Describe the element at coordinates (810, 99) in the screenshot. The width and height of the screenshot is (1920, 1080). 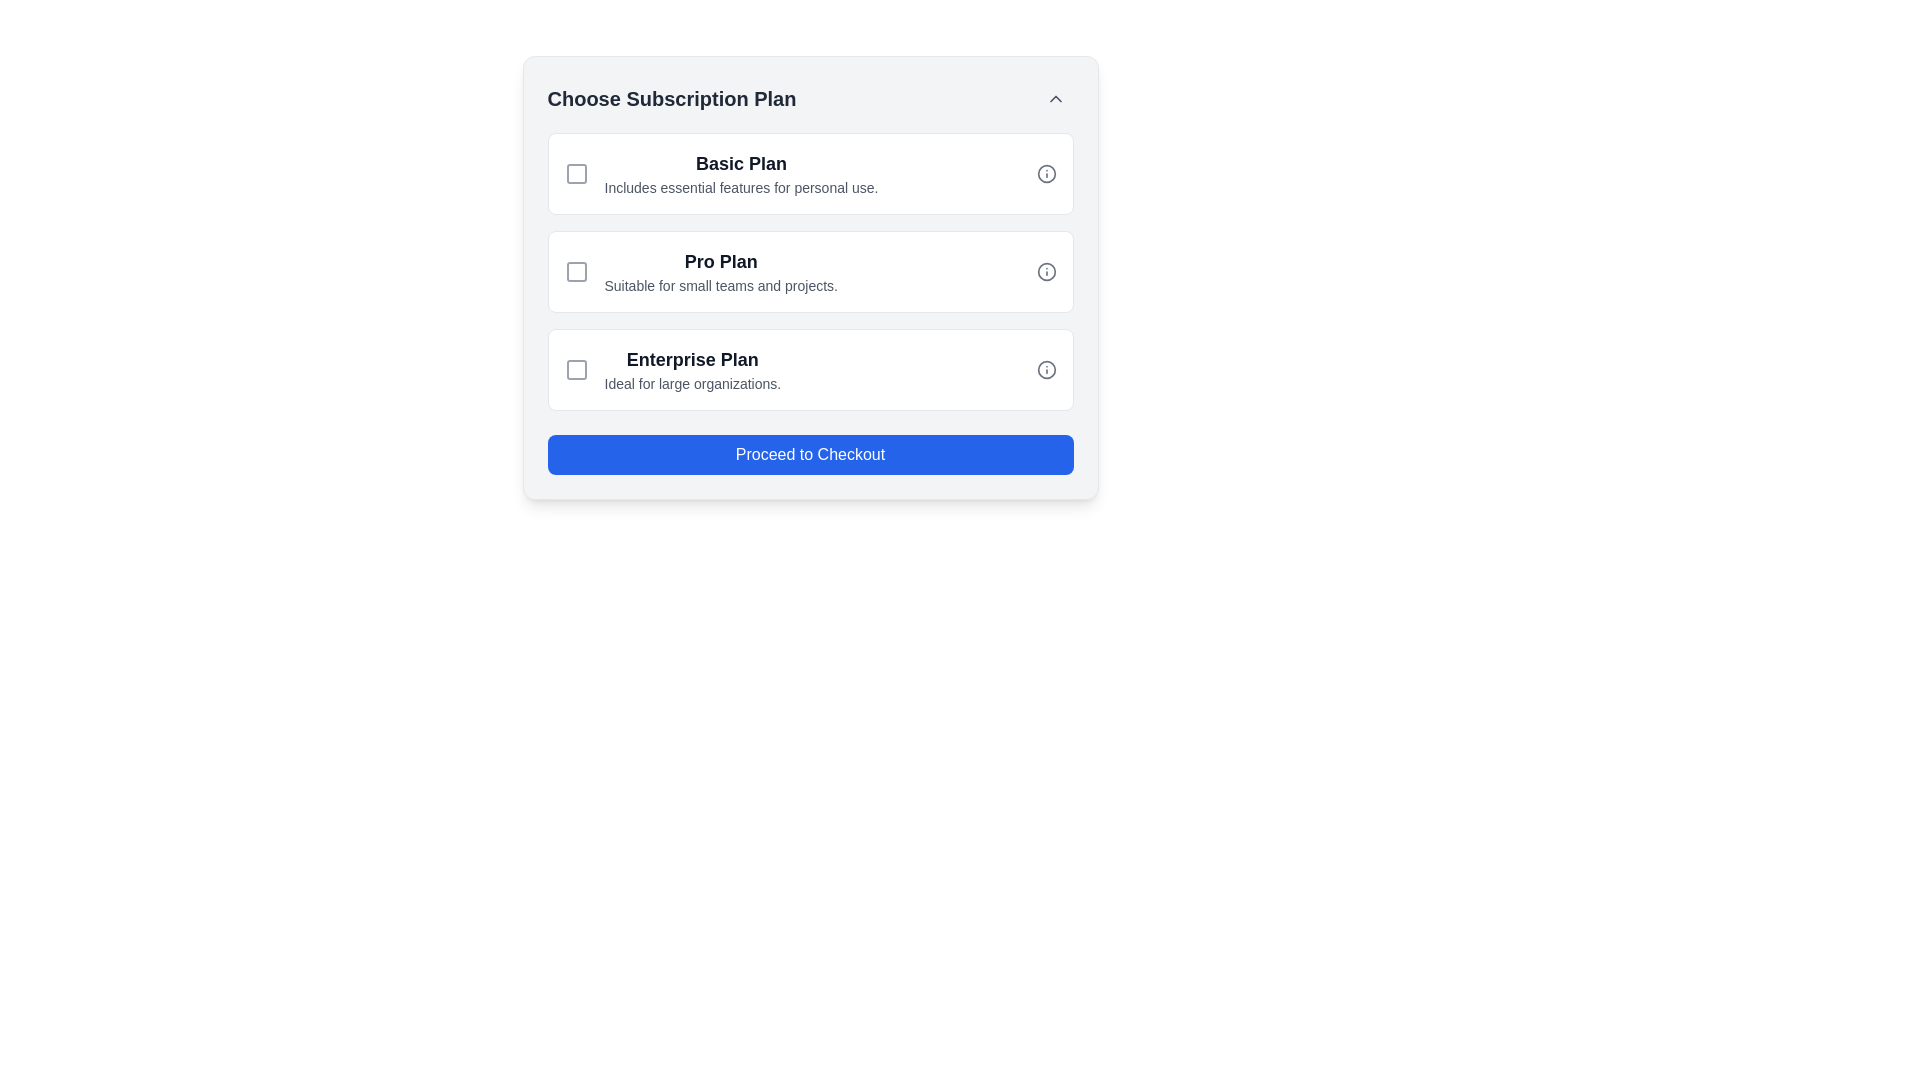
I see `the Heading element for the subscription plan selection section` at that location.